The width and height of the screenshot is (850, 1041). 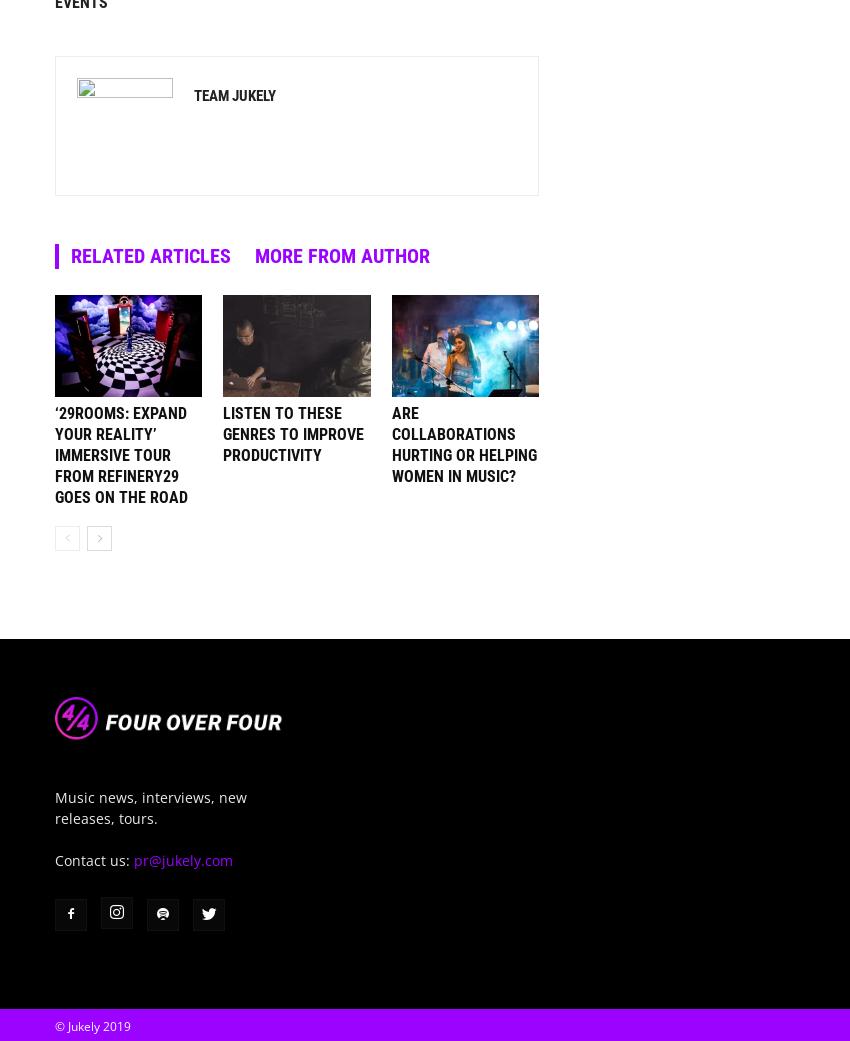 What do you see at coordinates (54, 453) in the screenshot?
I see `'‘29ROOMS: EXPAND YOUR REALITY’ IMMERSIVE TOUR FROM REFINERY29 GOES ON THE ROAD'` at bounding box center [54, 453].